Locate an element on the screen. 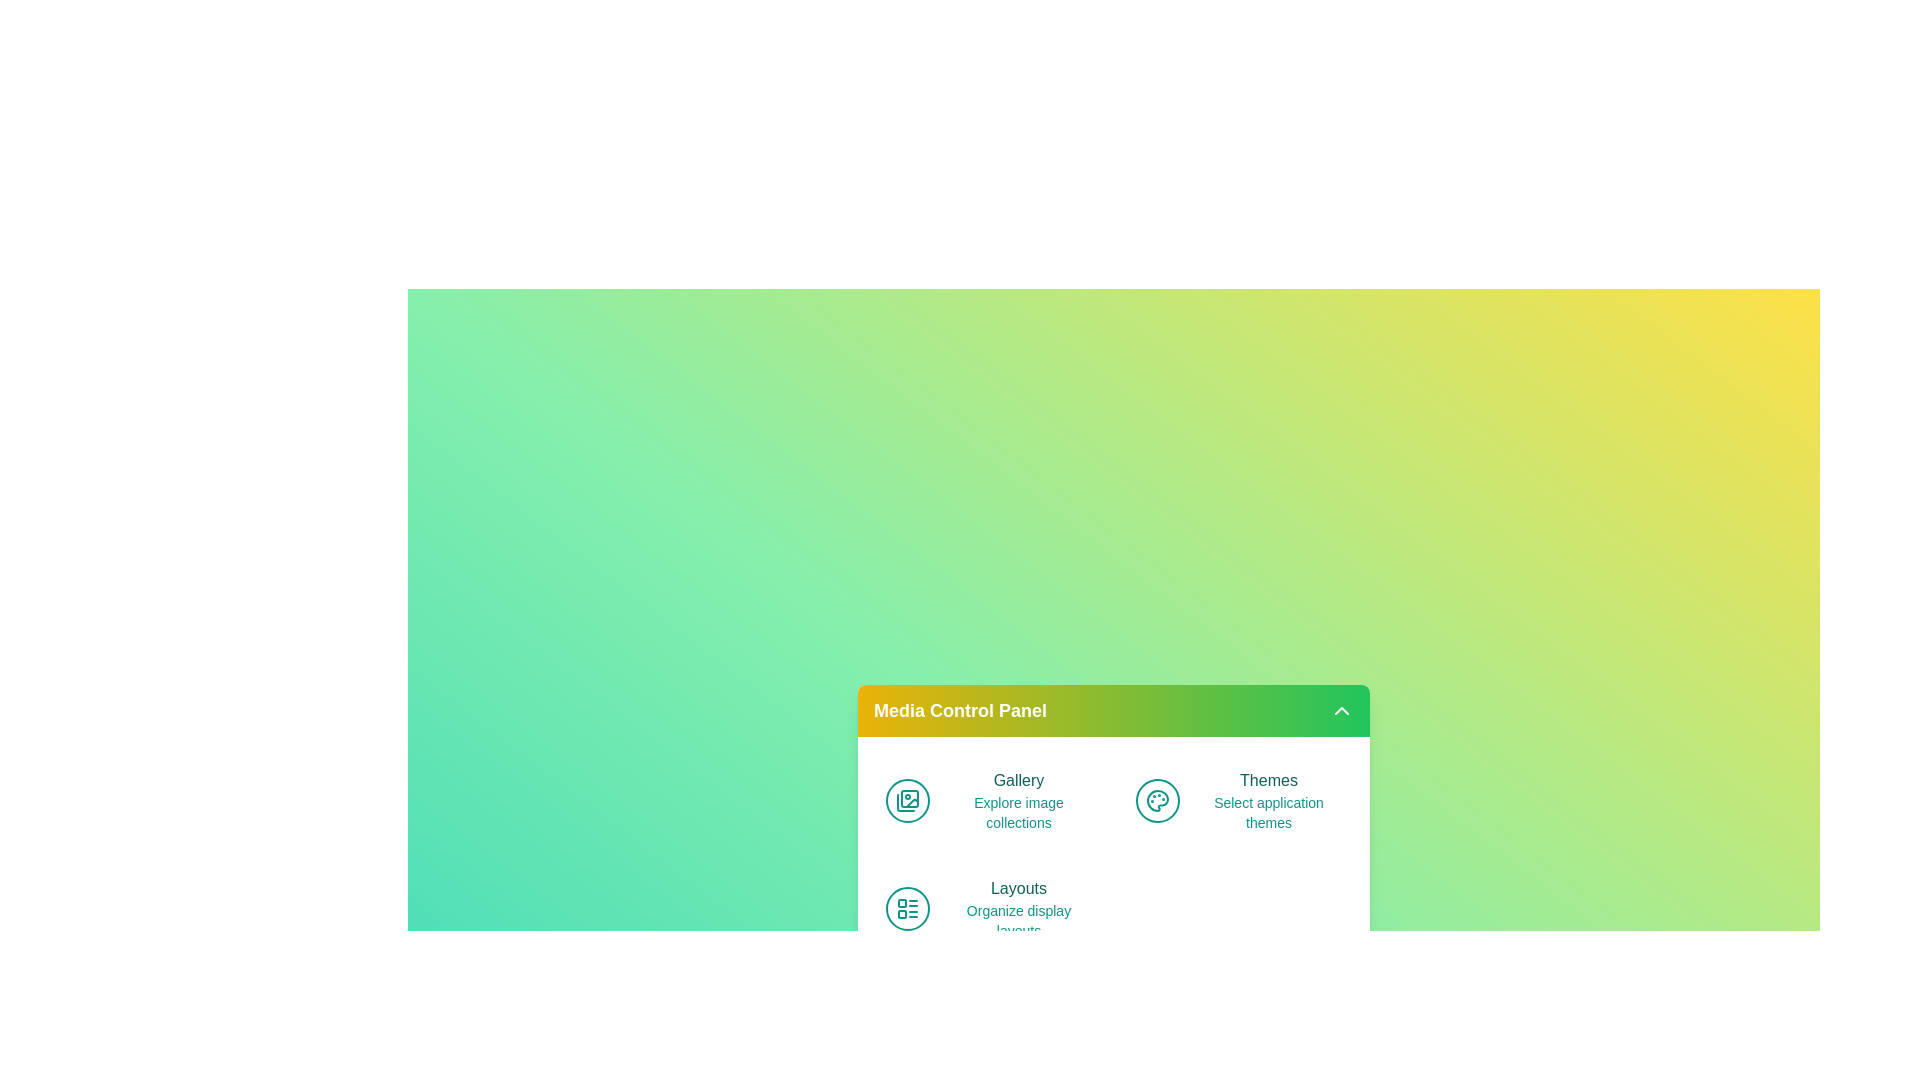  the icon associated with Gallery is located at coordinates (906, 800).